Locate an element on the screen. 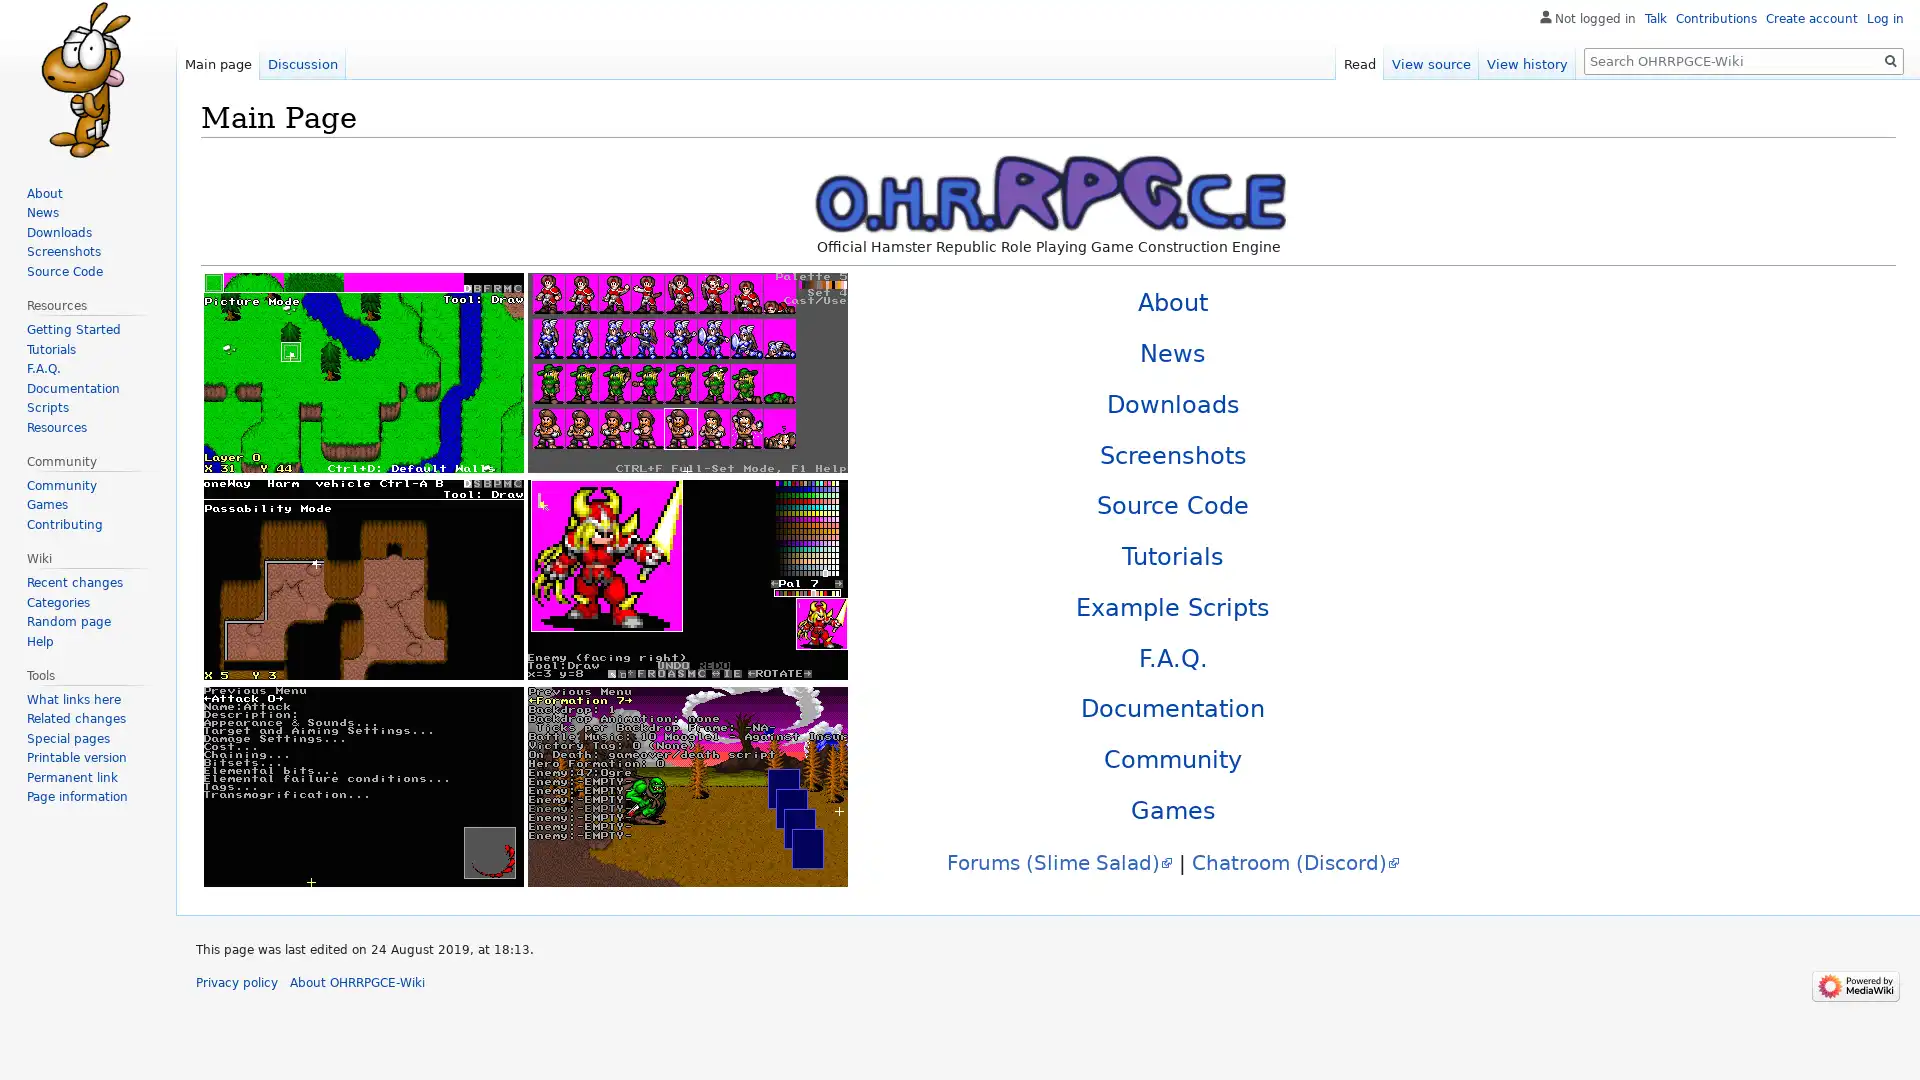 The height and width of the screenshot is (1080, 1920). Search is located at coordinates (1890, 60).